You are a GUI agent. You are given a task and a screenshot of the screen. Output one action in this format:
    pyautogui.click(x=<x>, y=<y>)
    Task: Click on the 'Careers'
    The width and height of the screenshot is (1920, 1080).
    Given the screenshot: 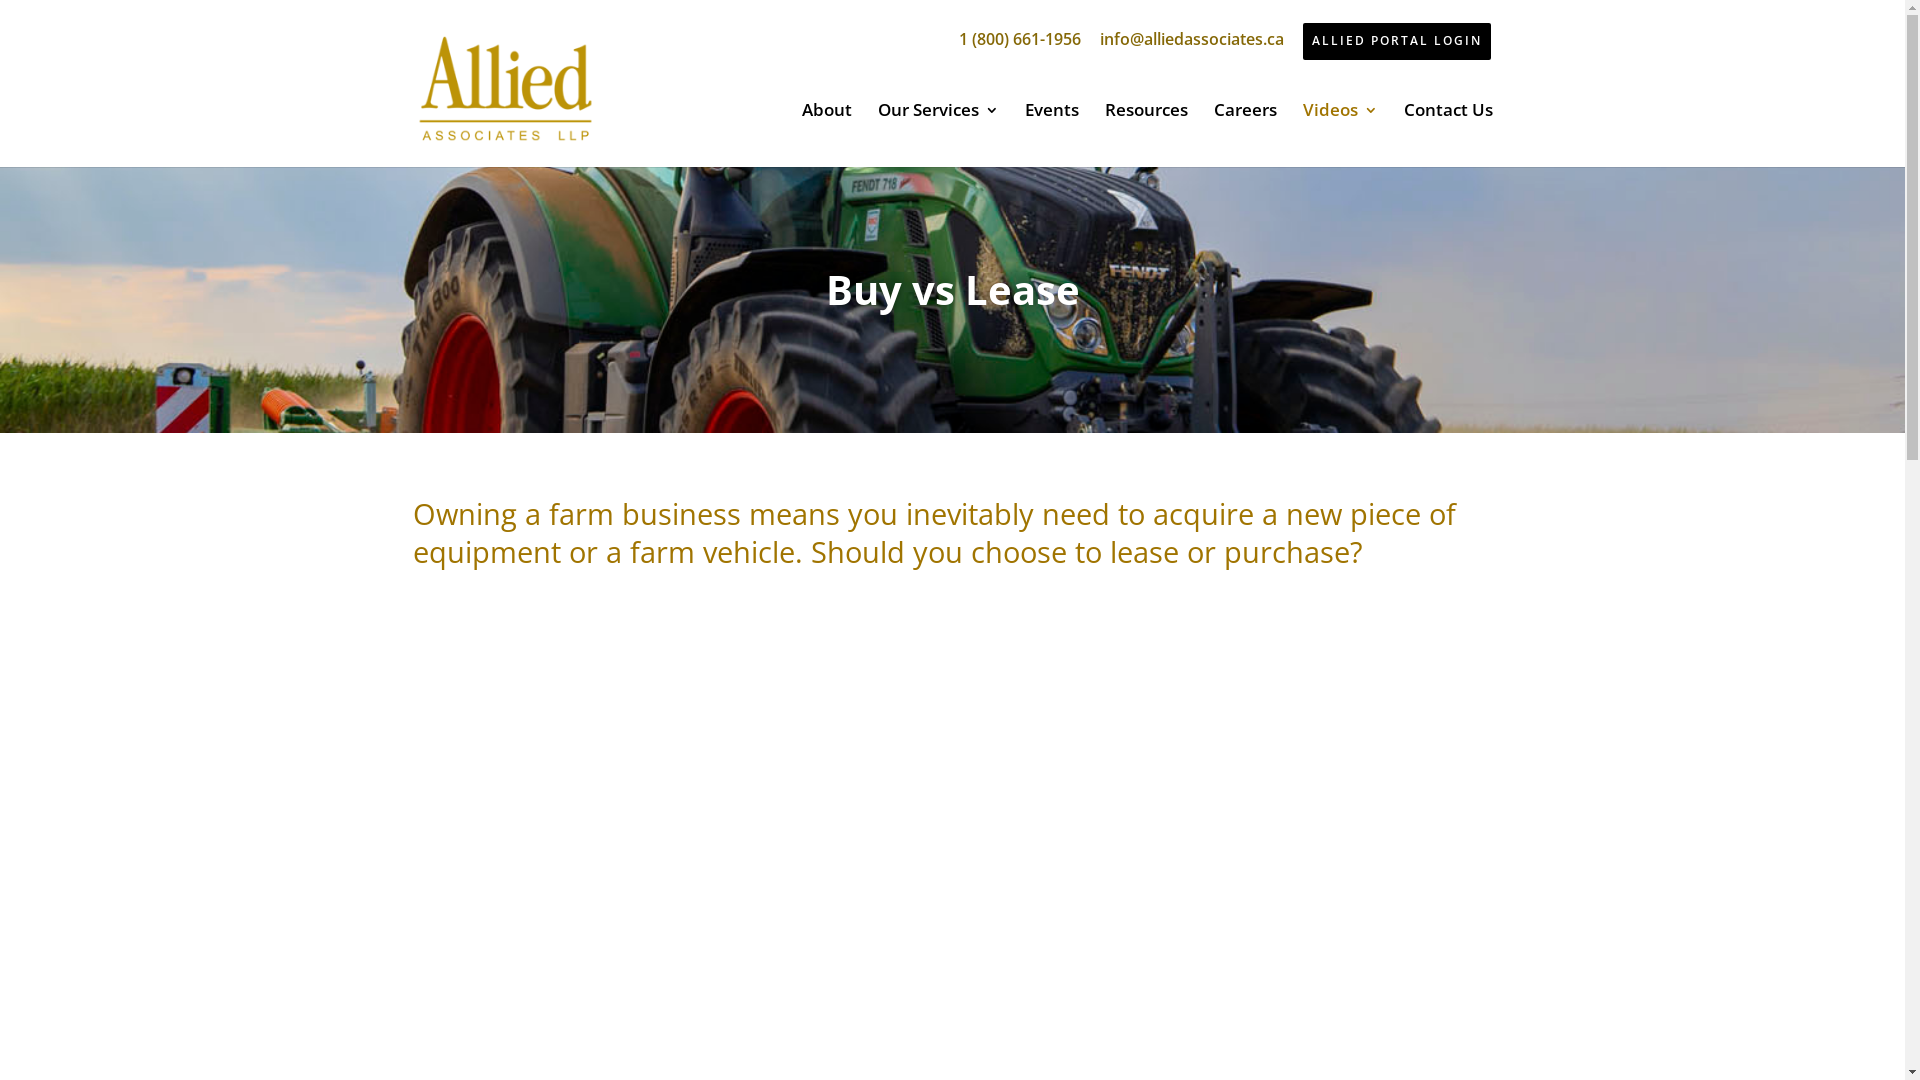 What is the action you would take?
    pyautogui.click(x=1244, y=135)
    